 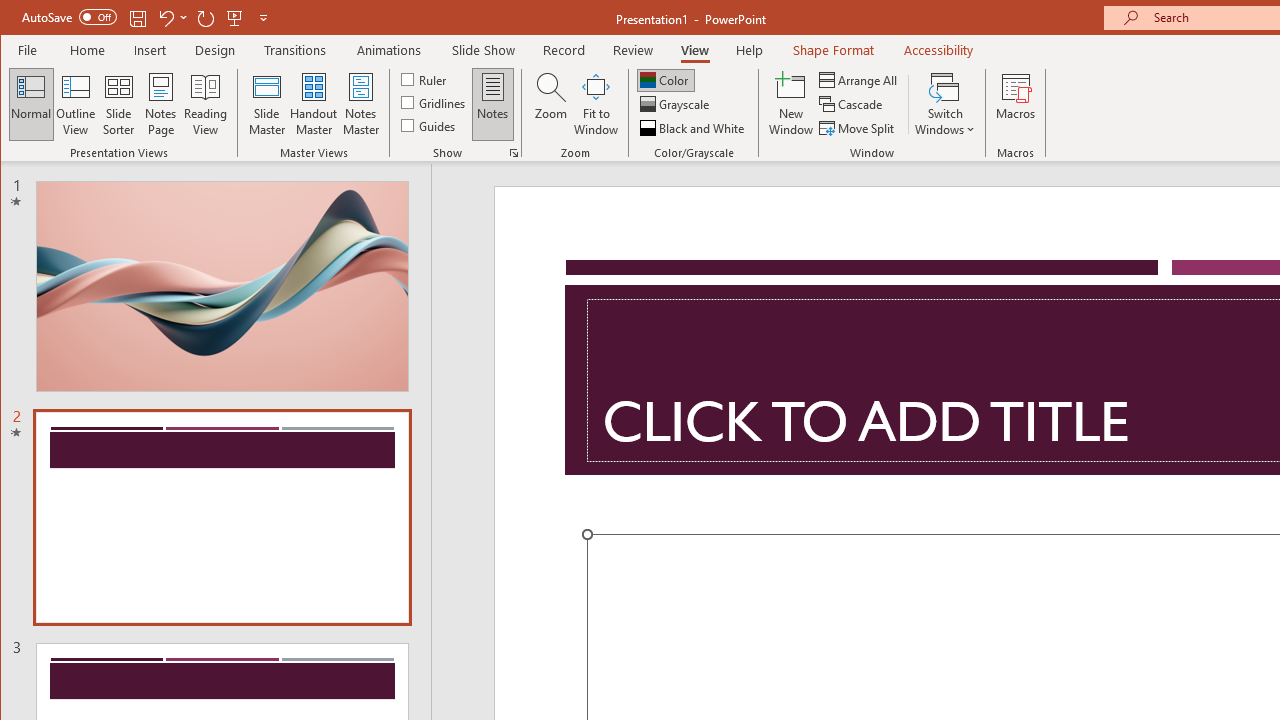 What do you see at coordinates (860, 79) in the screenshot?
I see `'Arrange All'` at bounding box center [860, 79].